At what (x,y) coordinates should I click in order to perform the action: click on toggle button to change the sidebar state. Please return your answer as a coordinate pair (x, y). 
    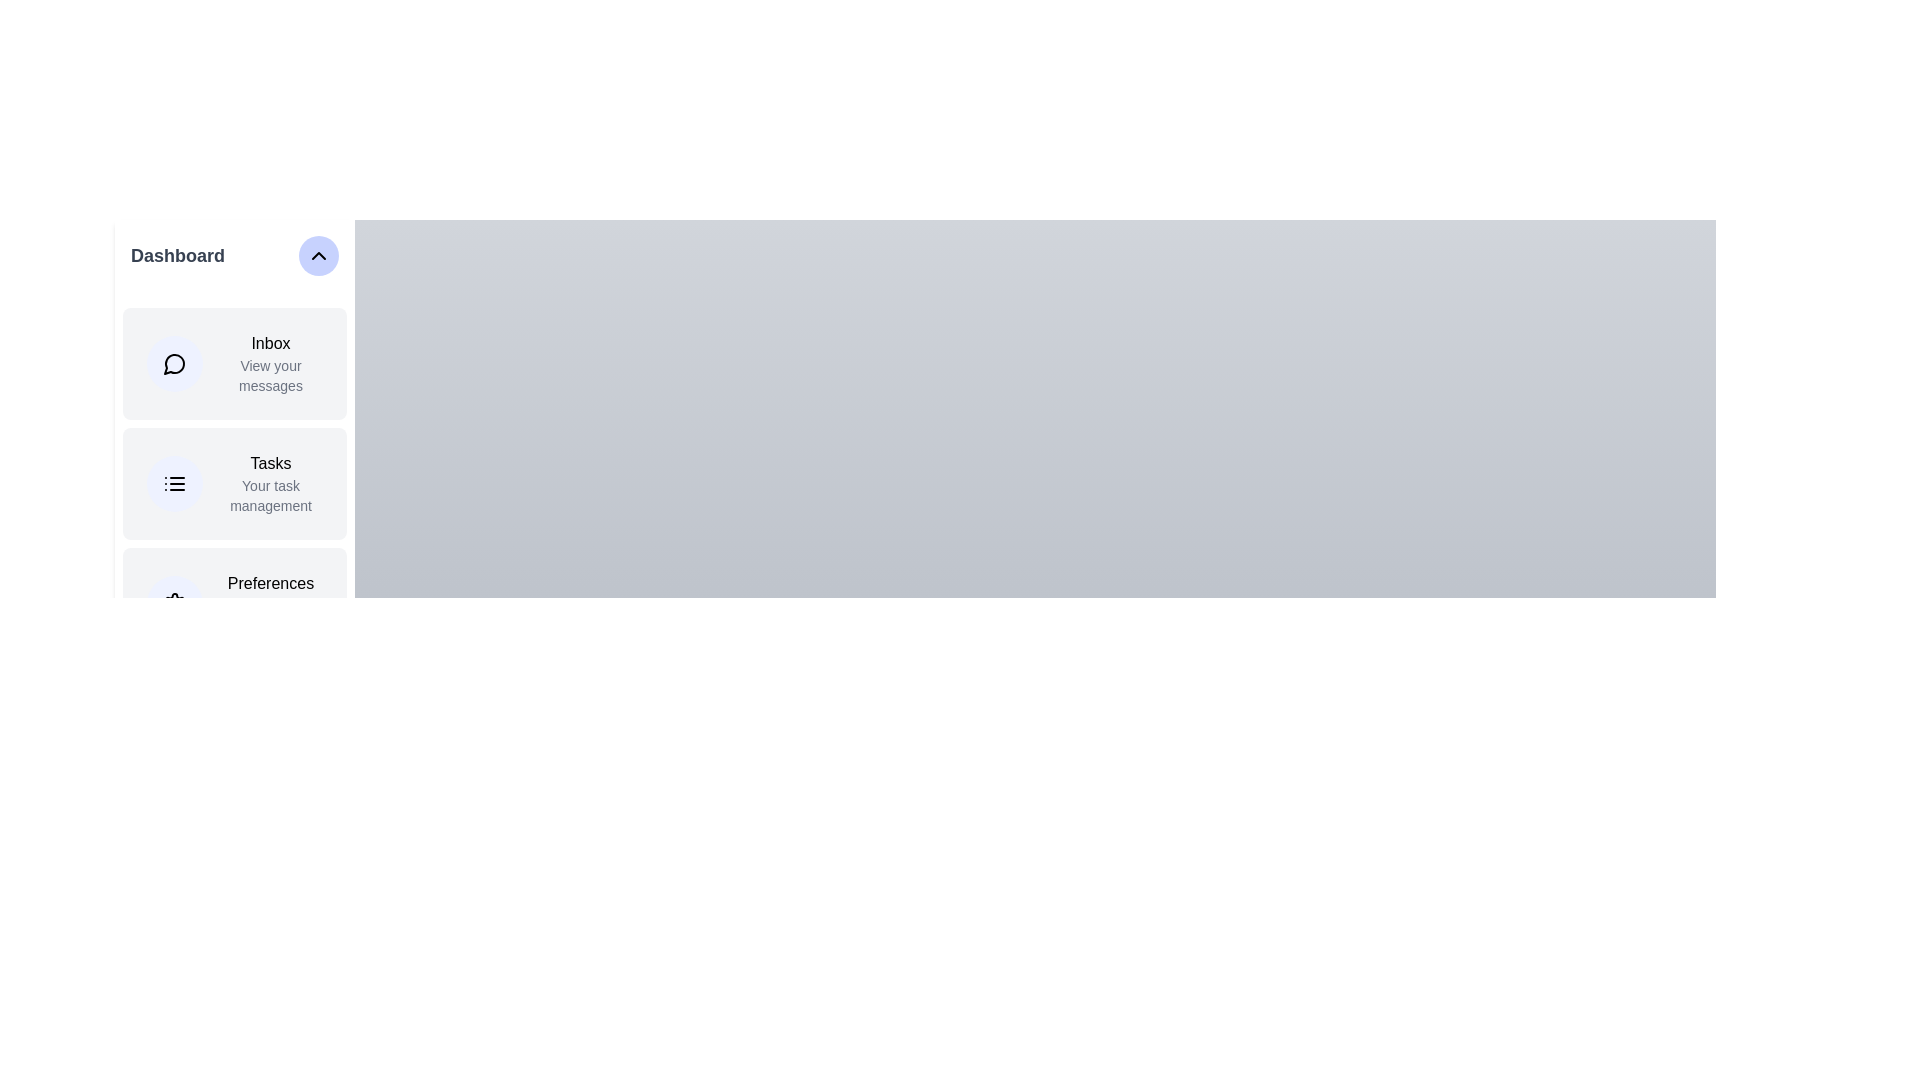
    Looking at the image, I should click on (317, 254).